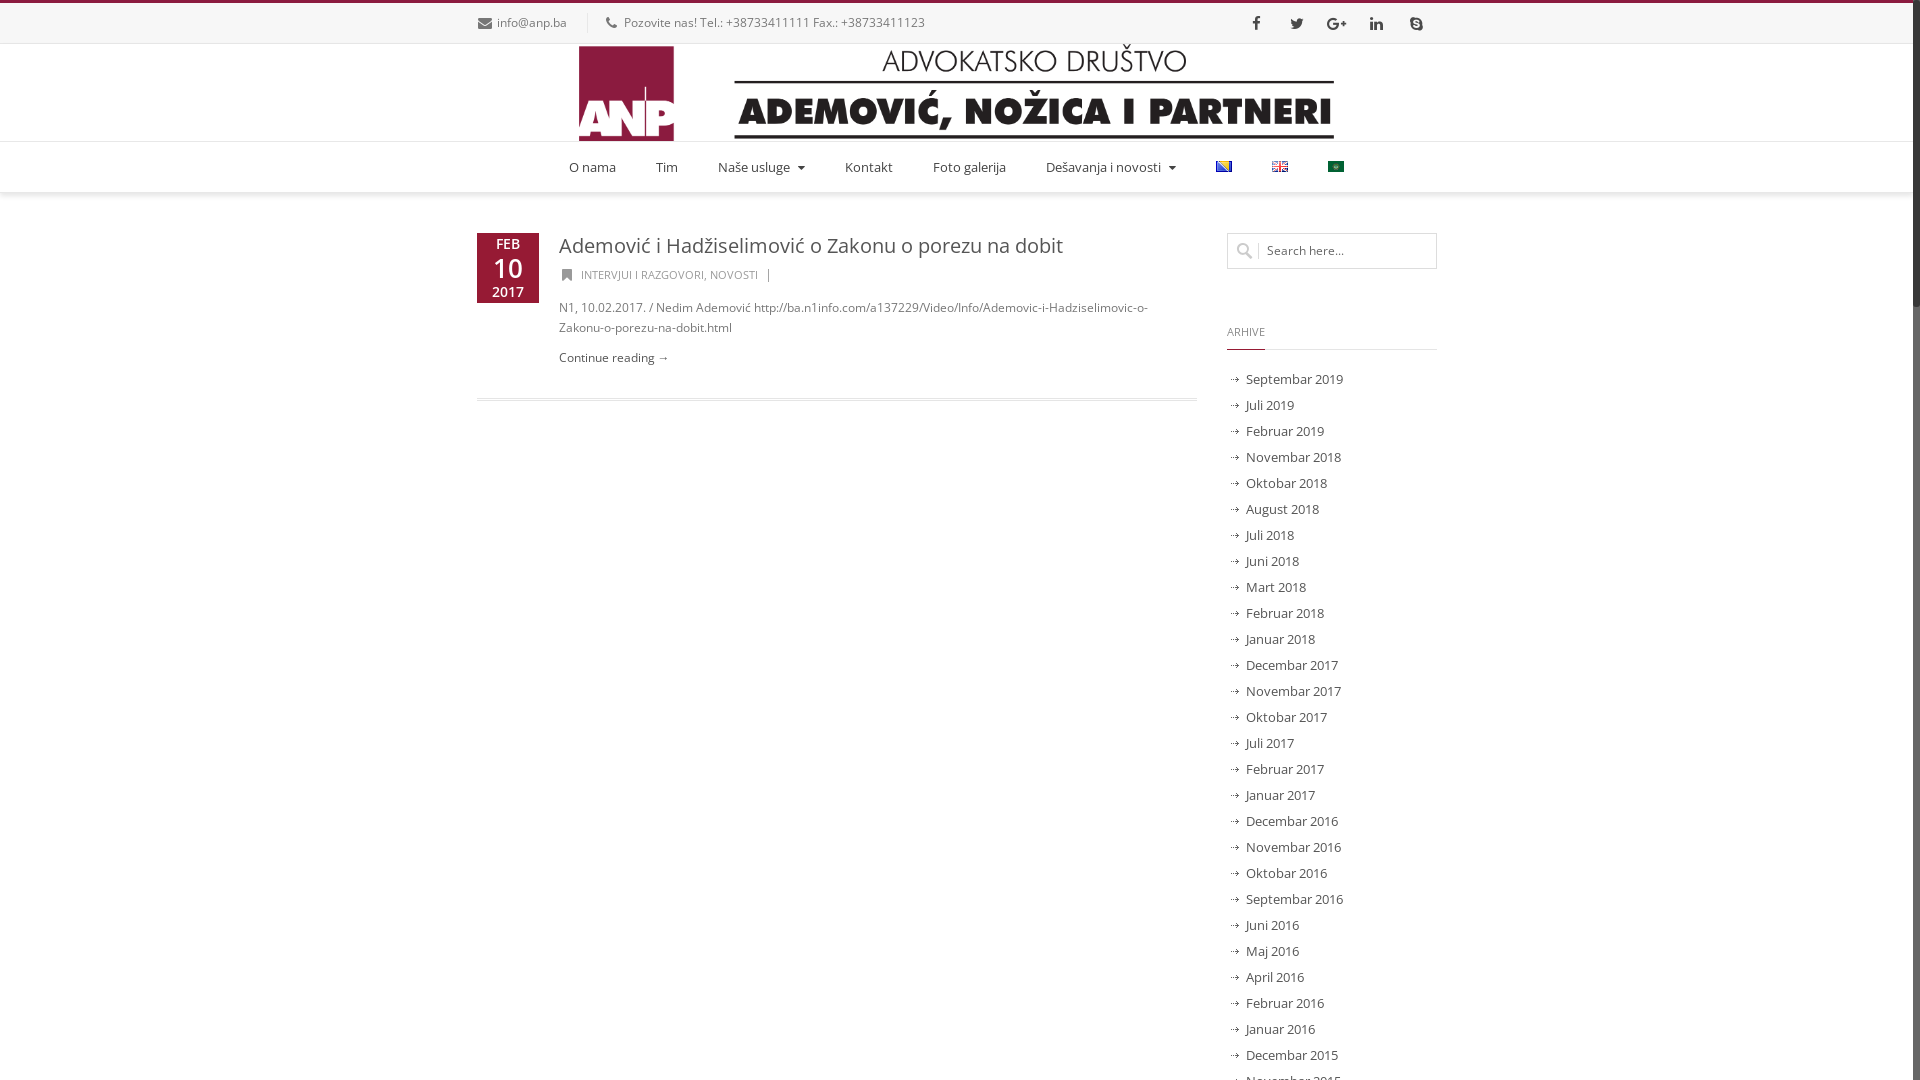 The height and width of the screenshot is (1080, 1920). What do you see at coordinates (1228, 612) in the screenshot?
I see `'Februar 2018'` at bounding box center [1228, 612].